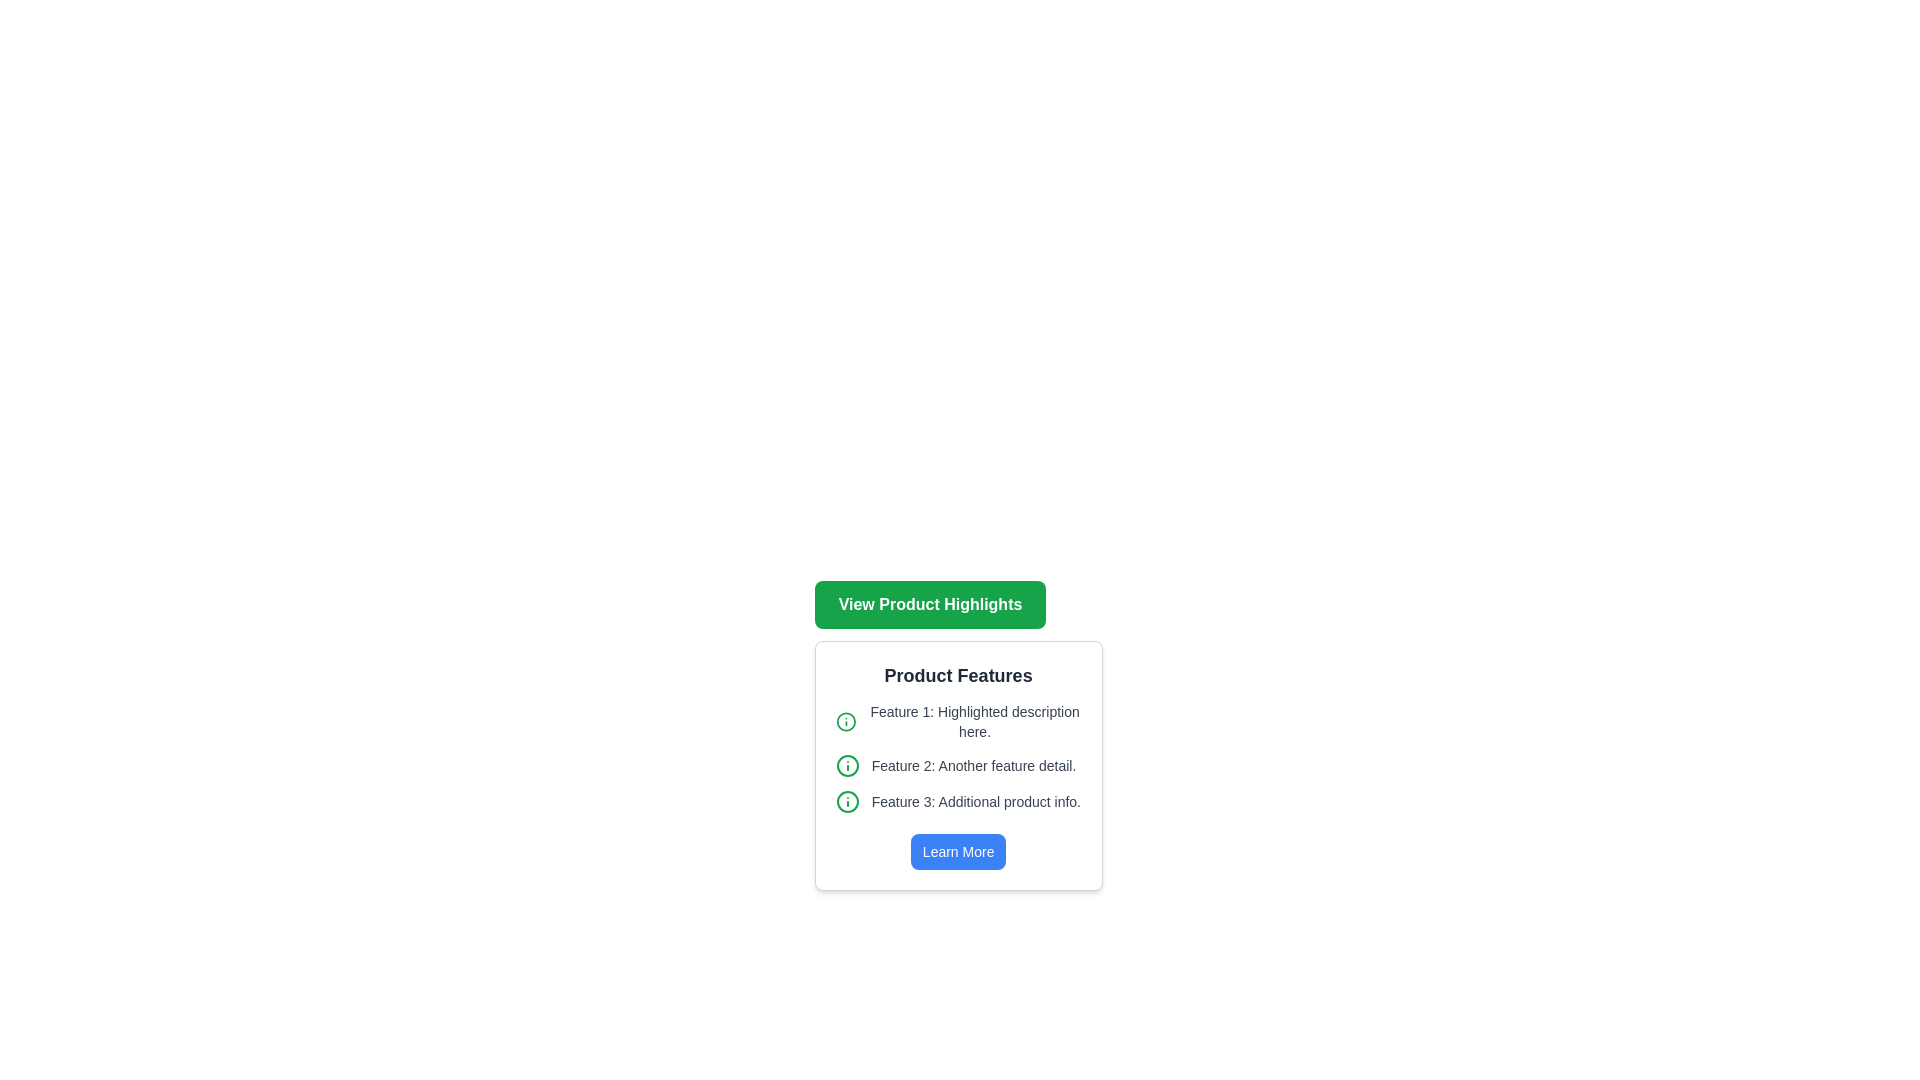  Describe the element at coordinates (974, 721) in the screenshot. I see `the text label that describes the first feature in the 'Product Features' section, which is accompanied by a green 'info' icon` at that location.